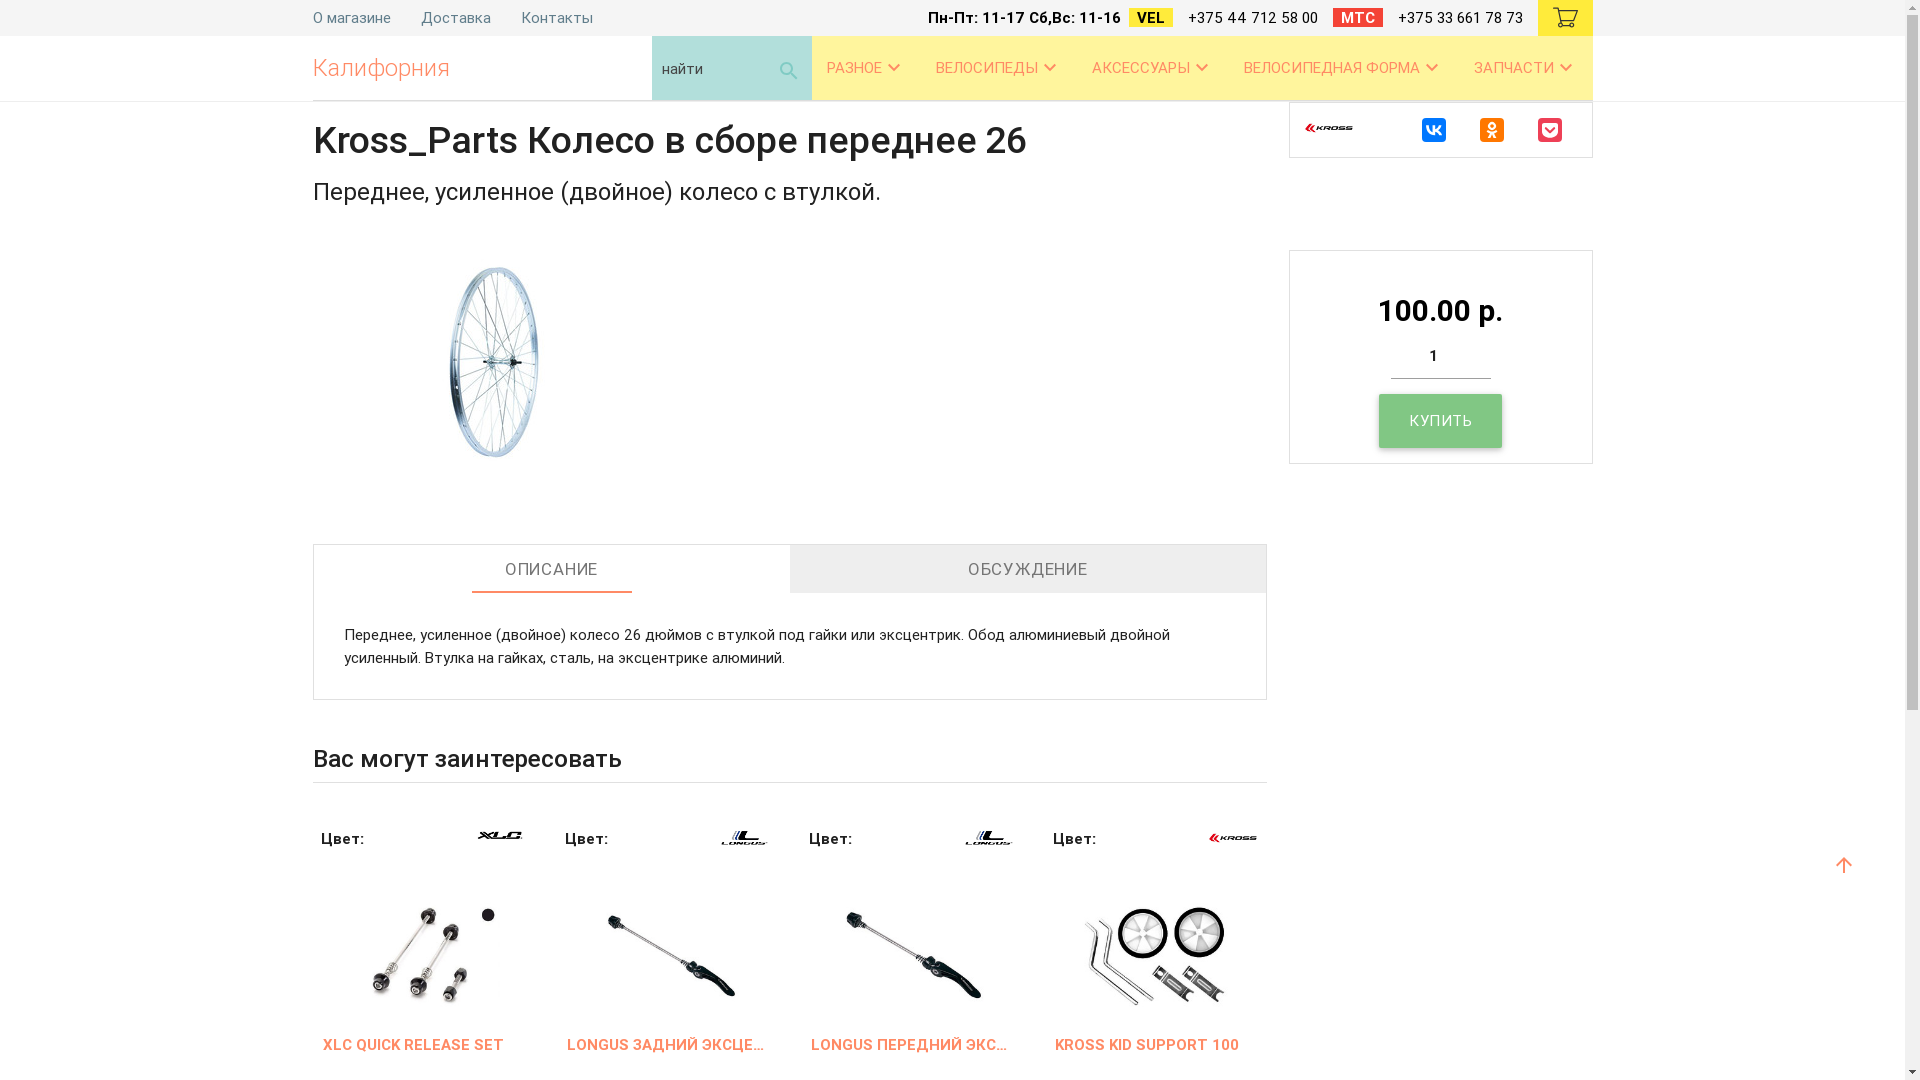 The width and height of the screenshot is (1920, 1080). What do you see at coordinates (421, 933) in the screenshot?
I see `'Quick Release Set'` at bounding box center [421, 933].